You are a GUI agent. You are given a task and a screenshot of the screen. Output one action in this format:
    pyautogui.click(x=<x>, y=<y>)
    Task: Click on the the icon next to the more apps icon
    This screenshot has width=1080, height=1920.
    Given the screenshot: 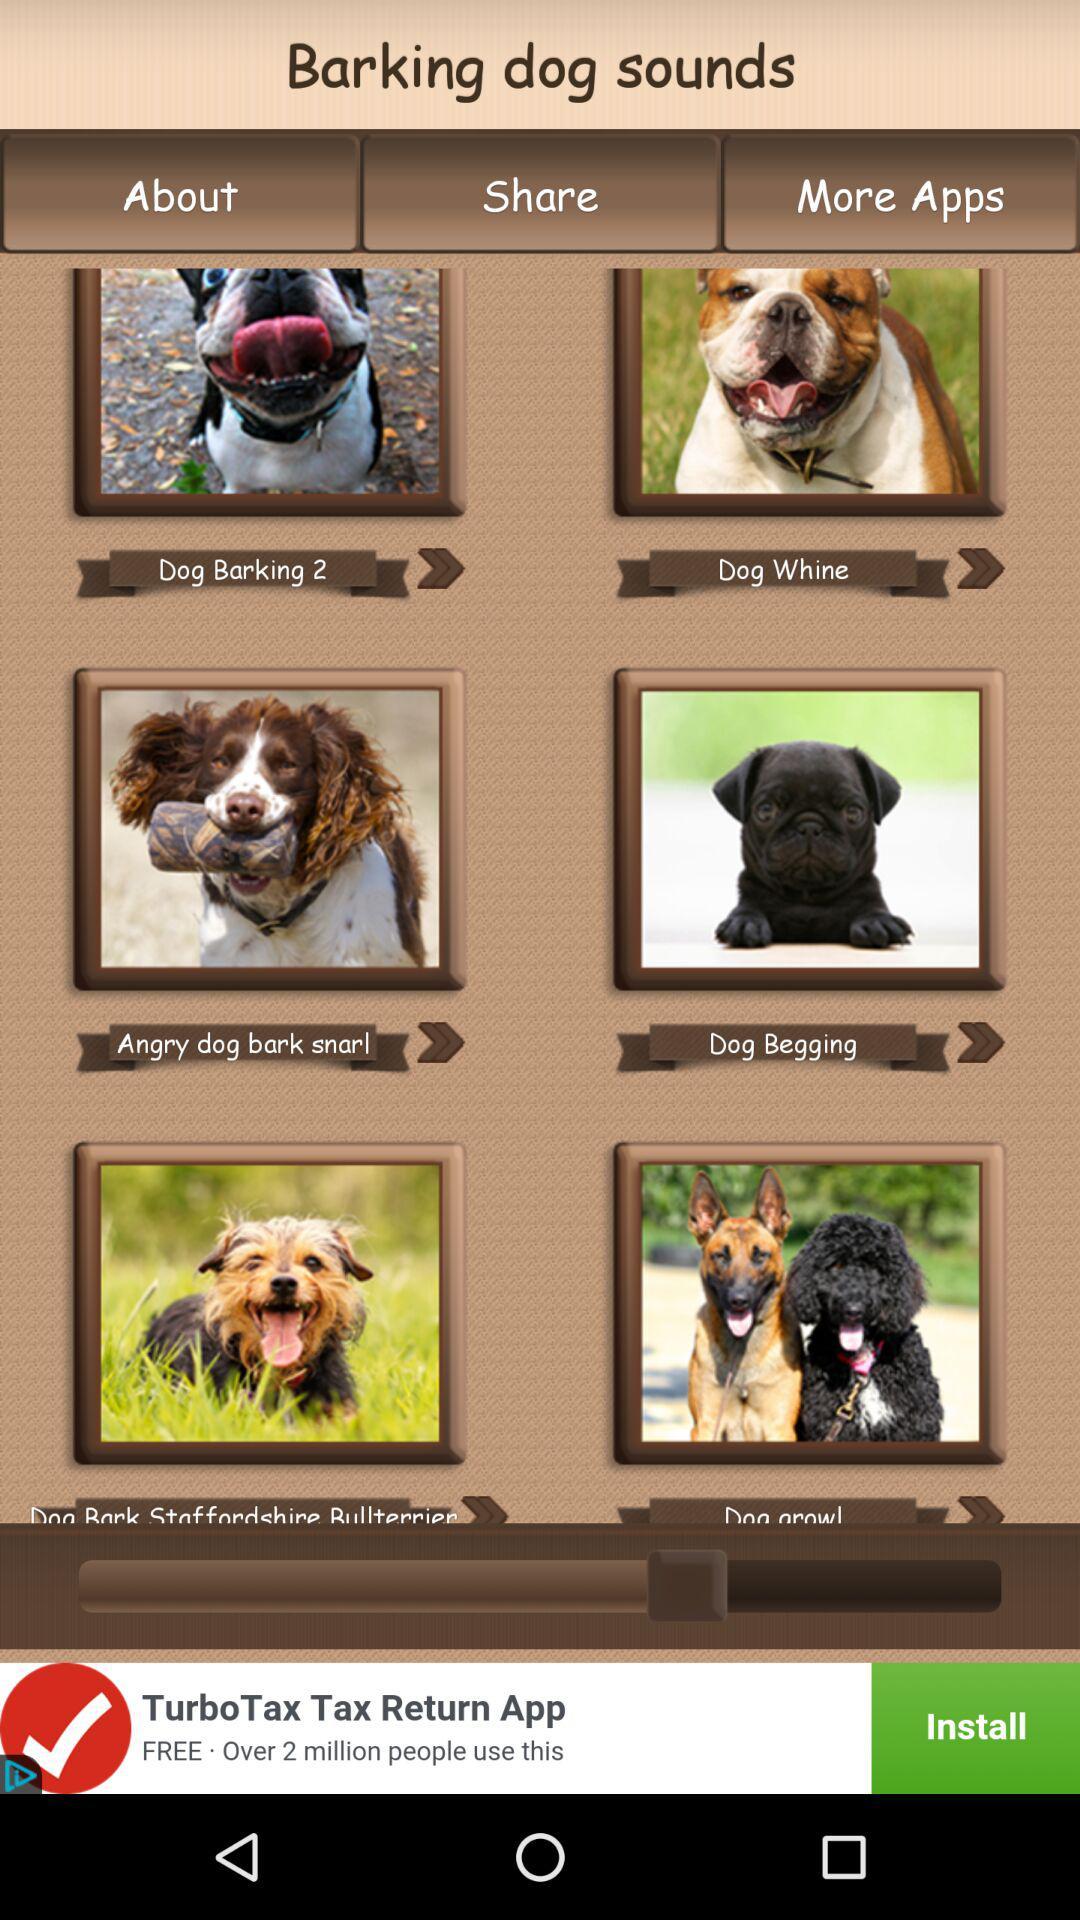 What is the action you would take?
    pyautogui.click(x=540, y=194)
    